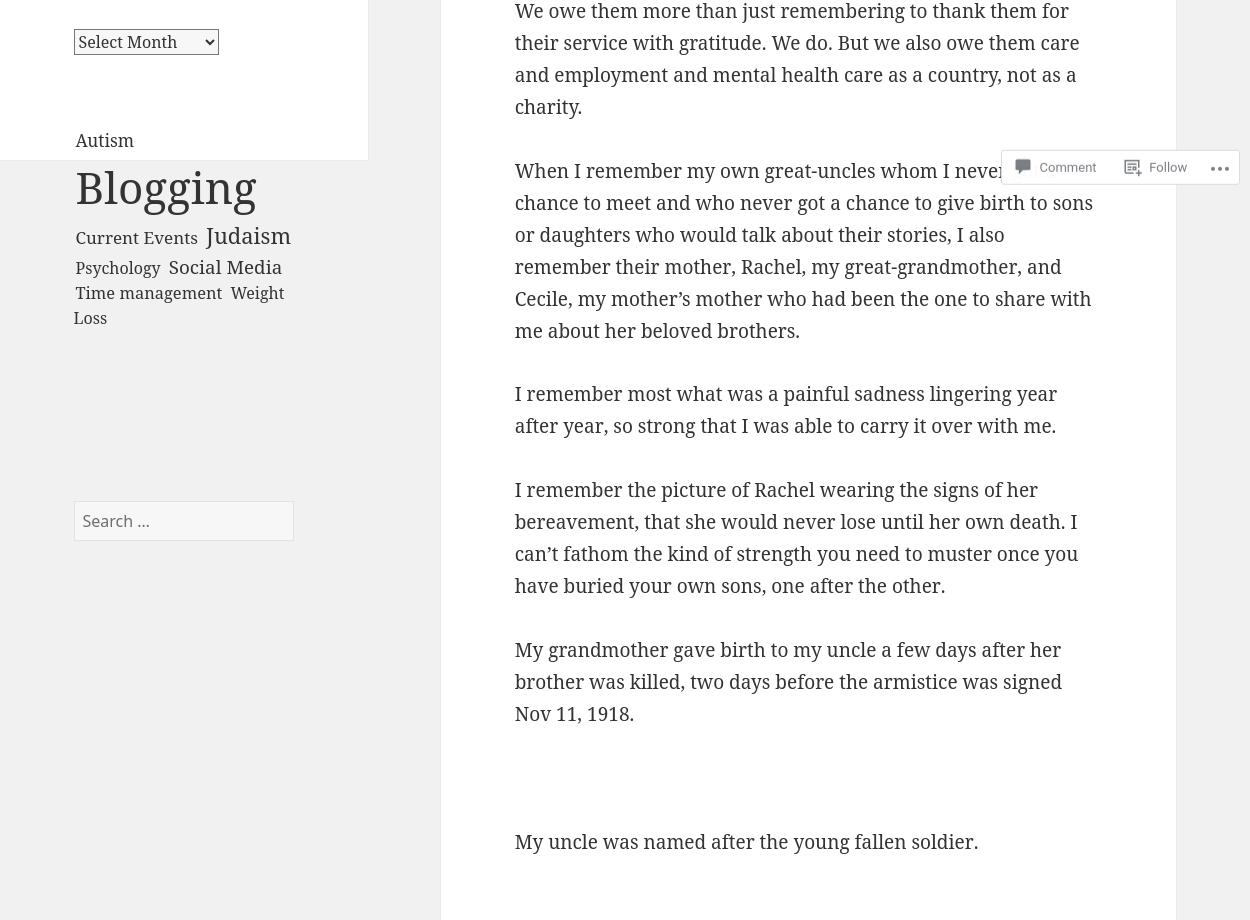 The width and height of the screenshot is (1250, 920). I want to click on 'My grandmother gave birth to my uncle a few days after her brother was killed, two days before the armistice was signed Nov 11, 1918.', so click(514, 680).